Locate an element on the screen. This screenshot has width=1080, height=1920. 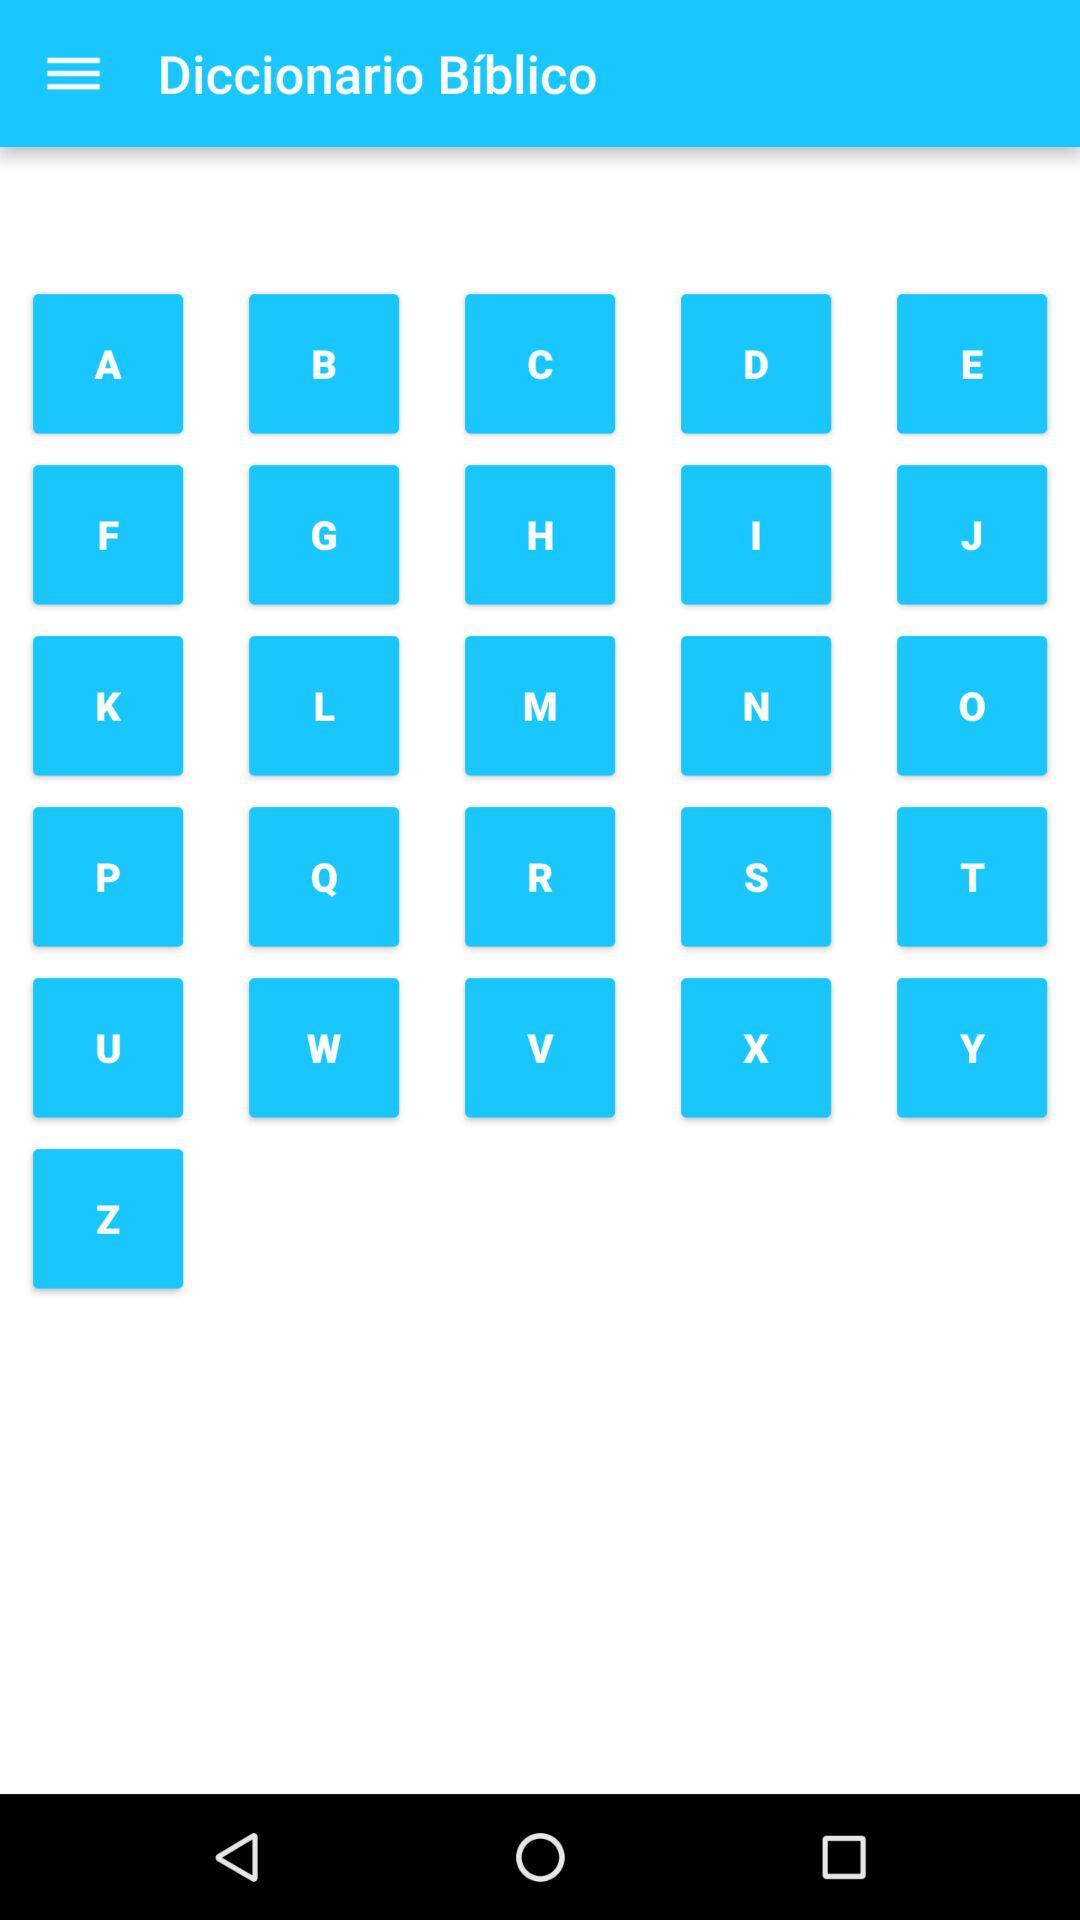
h icon is located at coordinates (540, 534).